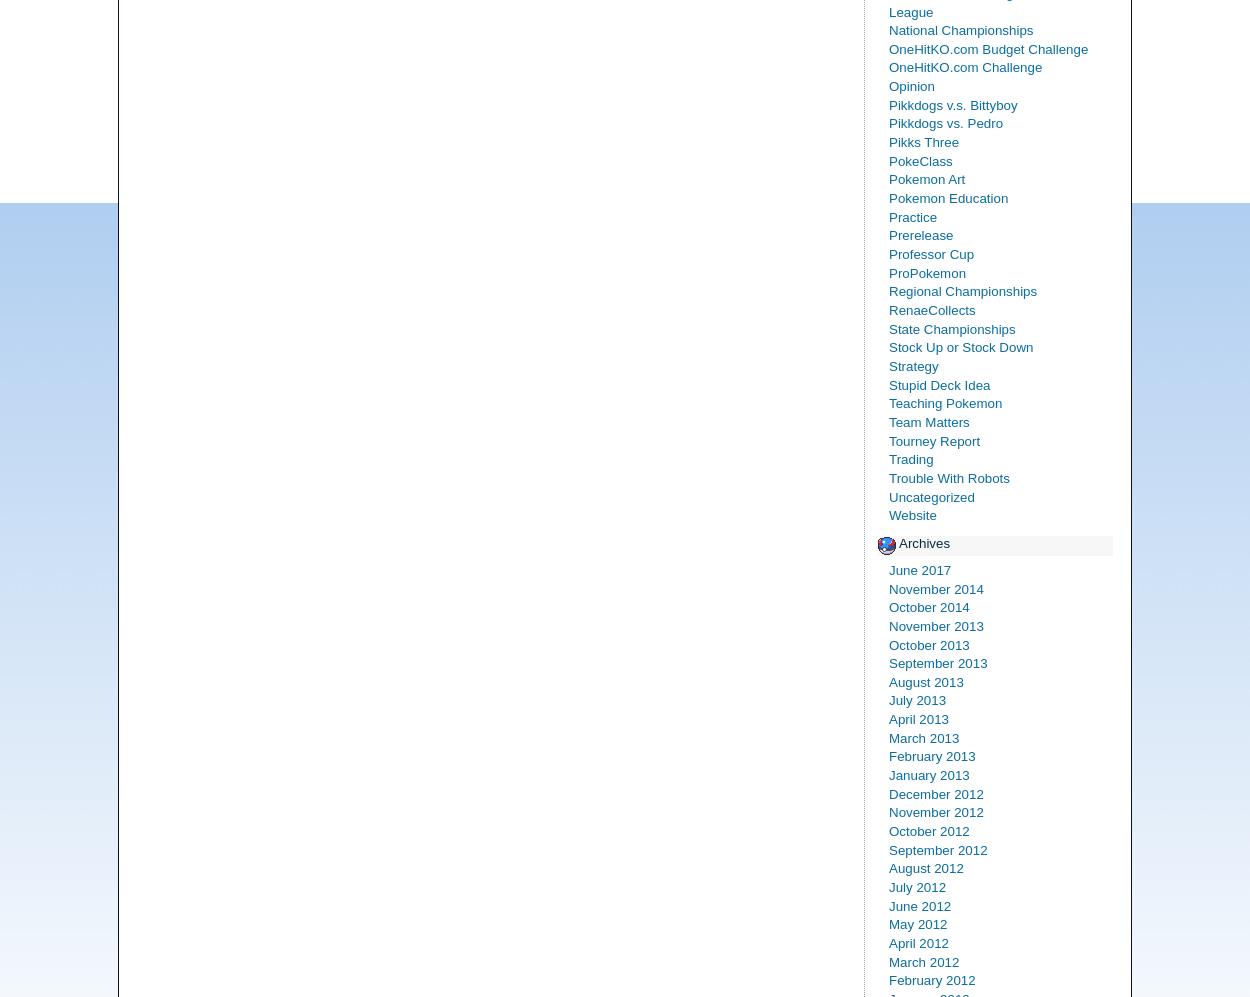  I want to click on 'March 2012', so click(924, 960).